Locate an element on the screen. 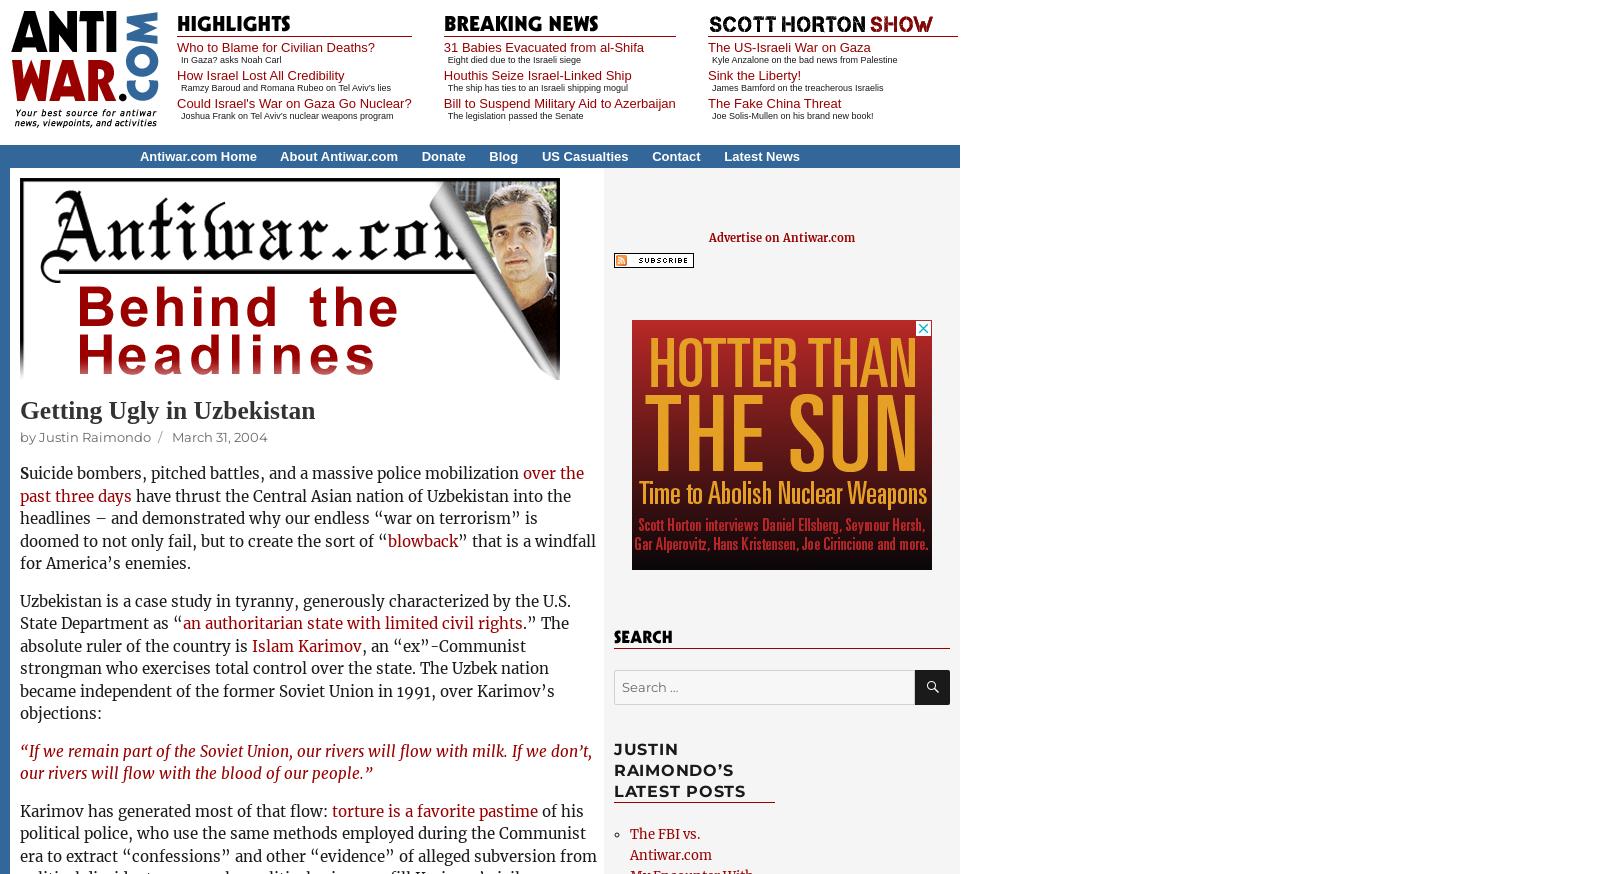  'Antiwar.com Home' is located at coordinates (196, 155).